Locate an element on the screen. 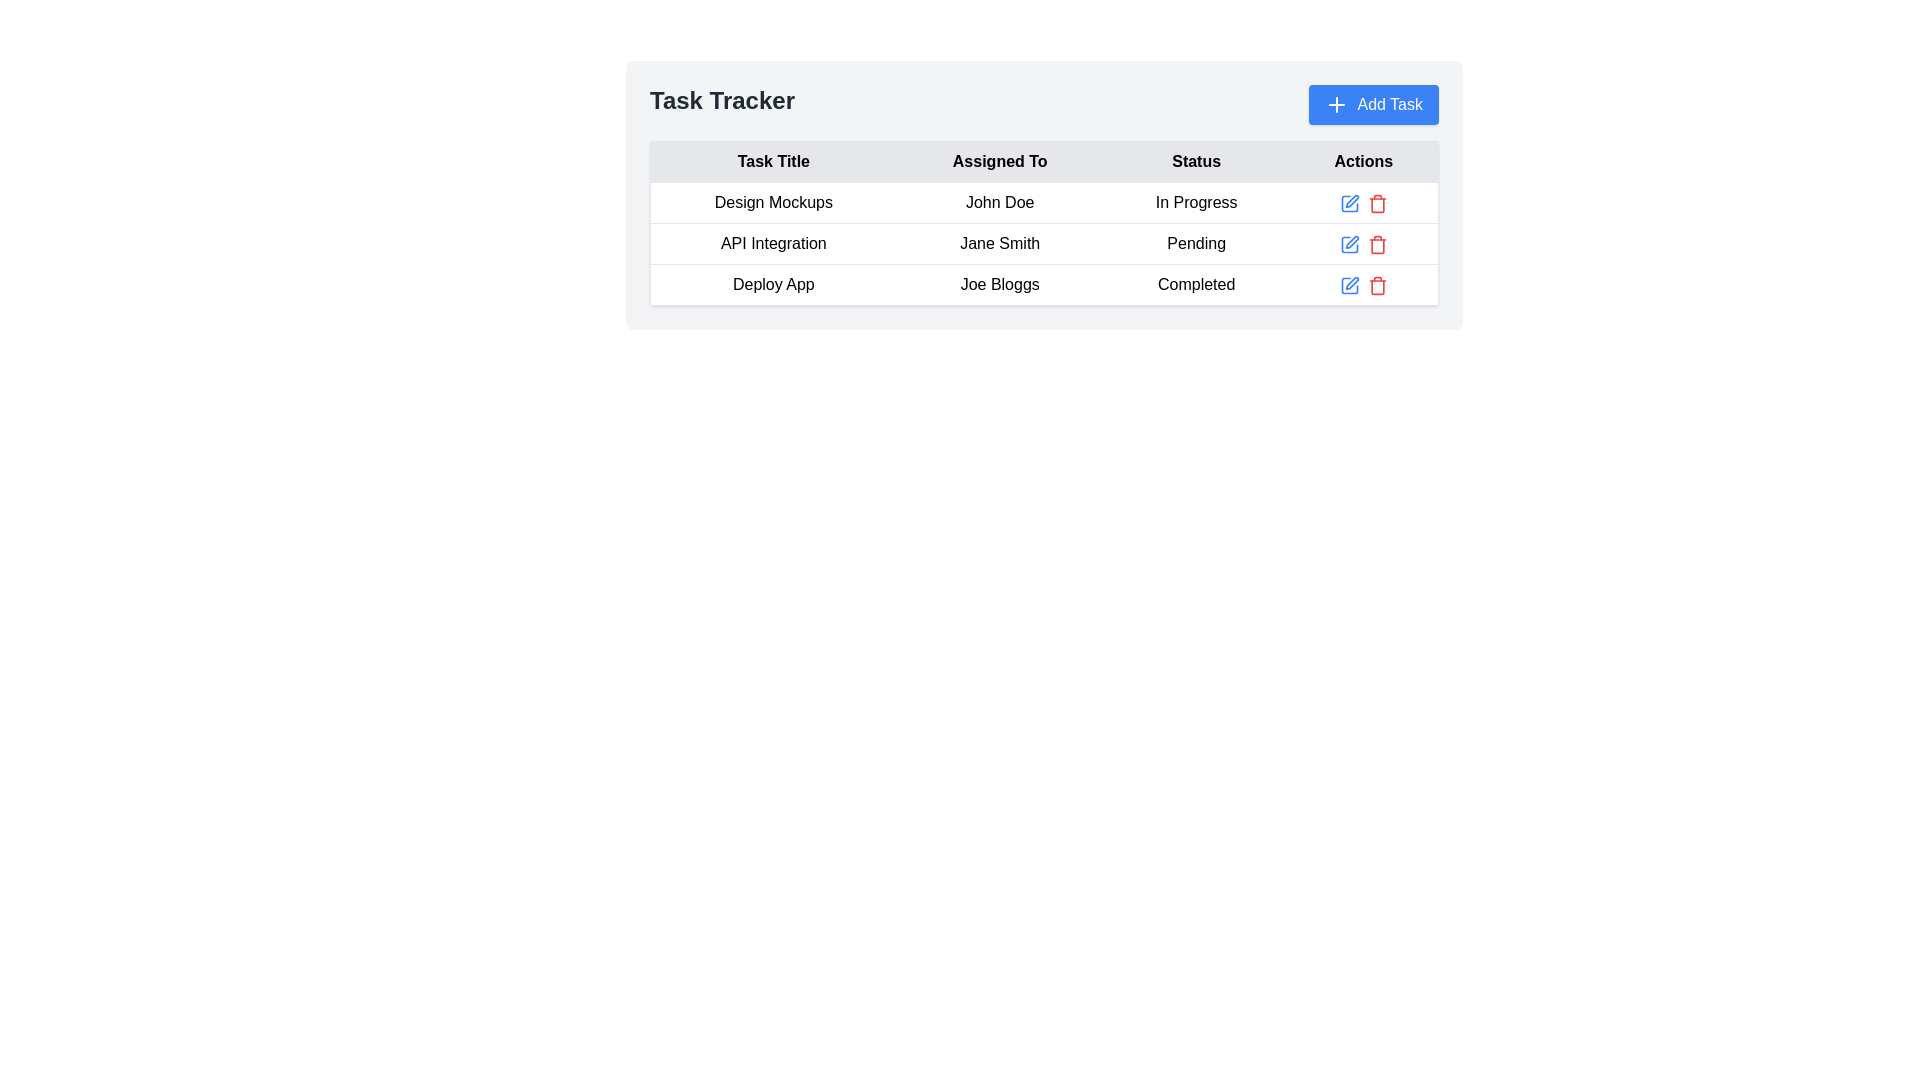 The width and height of the screenshot is (1920, 1080). the edit or delete action icons located in the 'Actions' column of the row corresponding to 'Jane Smith' in the table is located at coordinates (1362, 242).